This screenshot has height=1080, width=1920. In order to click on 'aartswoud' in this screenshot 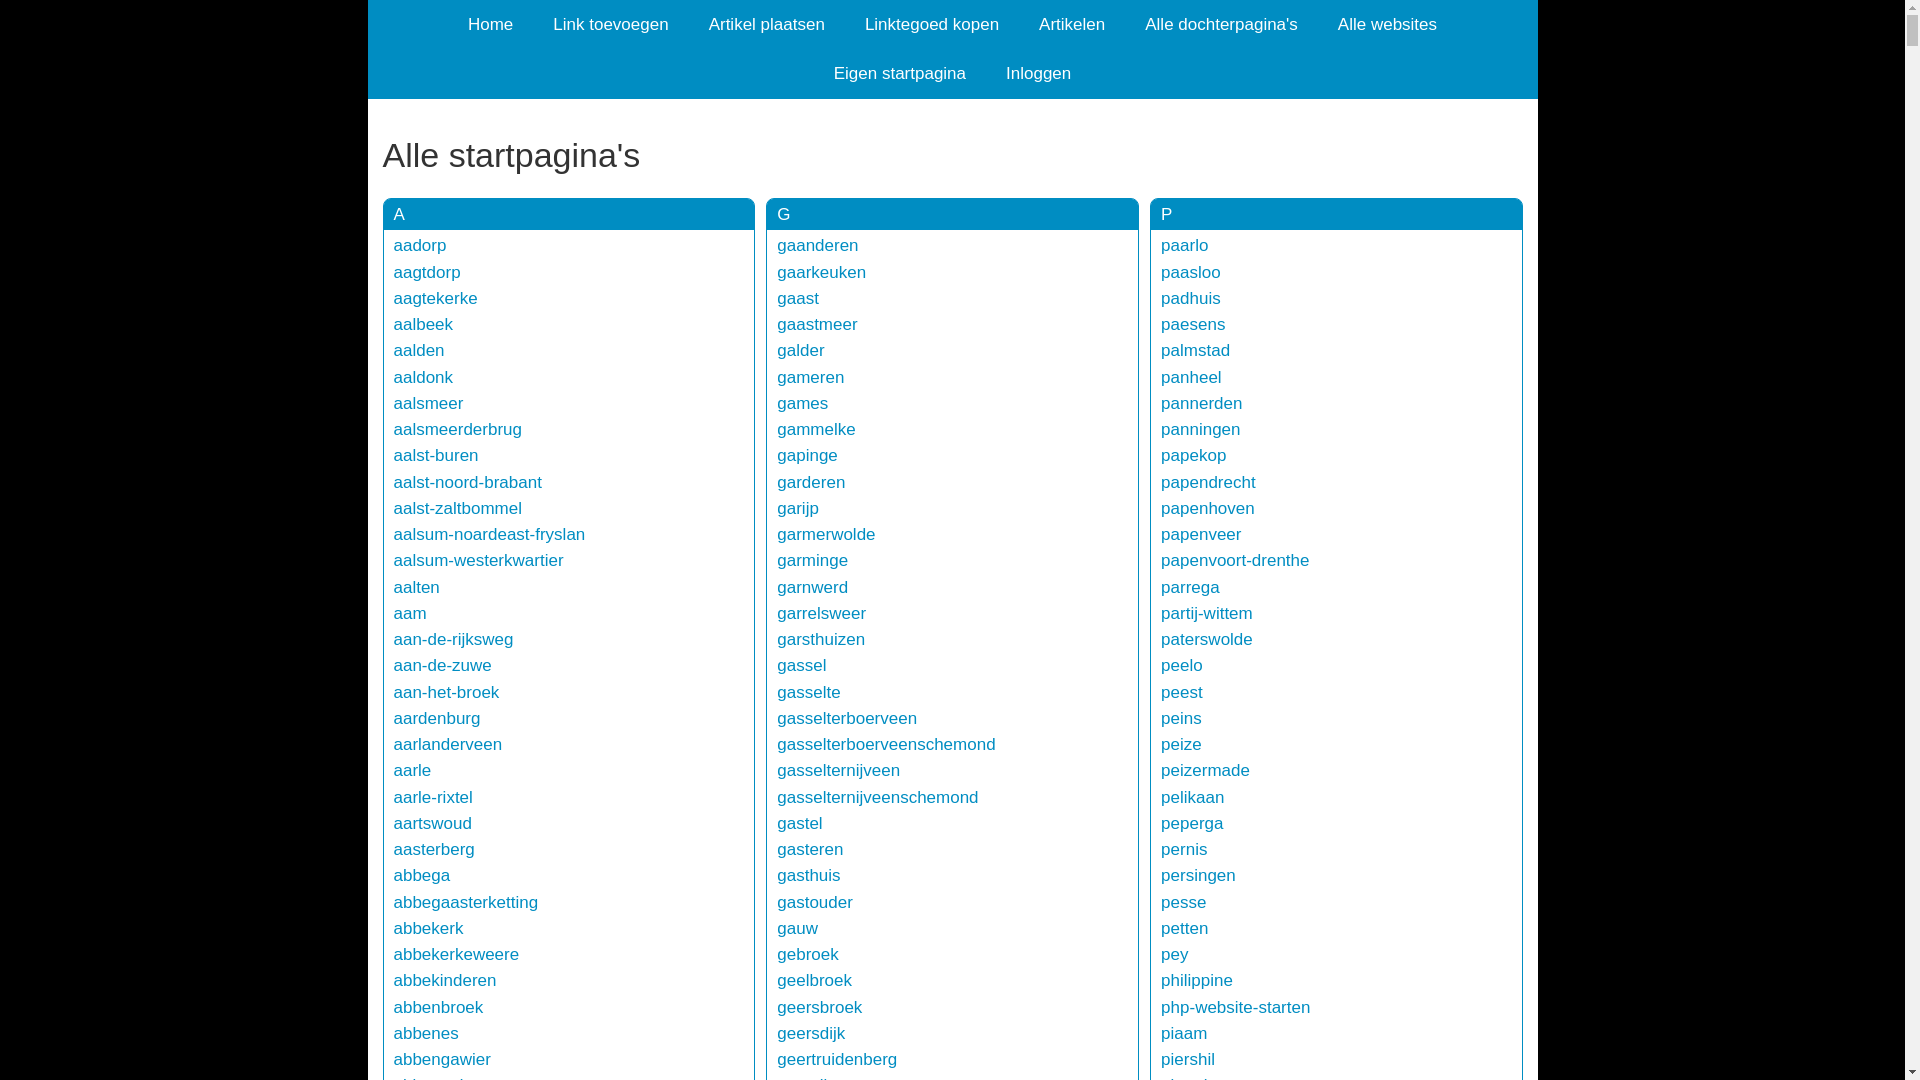, I will do `click(431, 823)`.